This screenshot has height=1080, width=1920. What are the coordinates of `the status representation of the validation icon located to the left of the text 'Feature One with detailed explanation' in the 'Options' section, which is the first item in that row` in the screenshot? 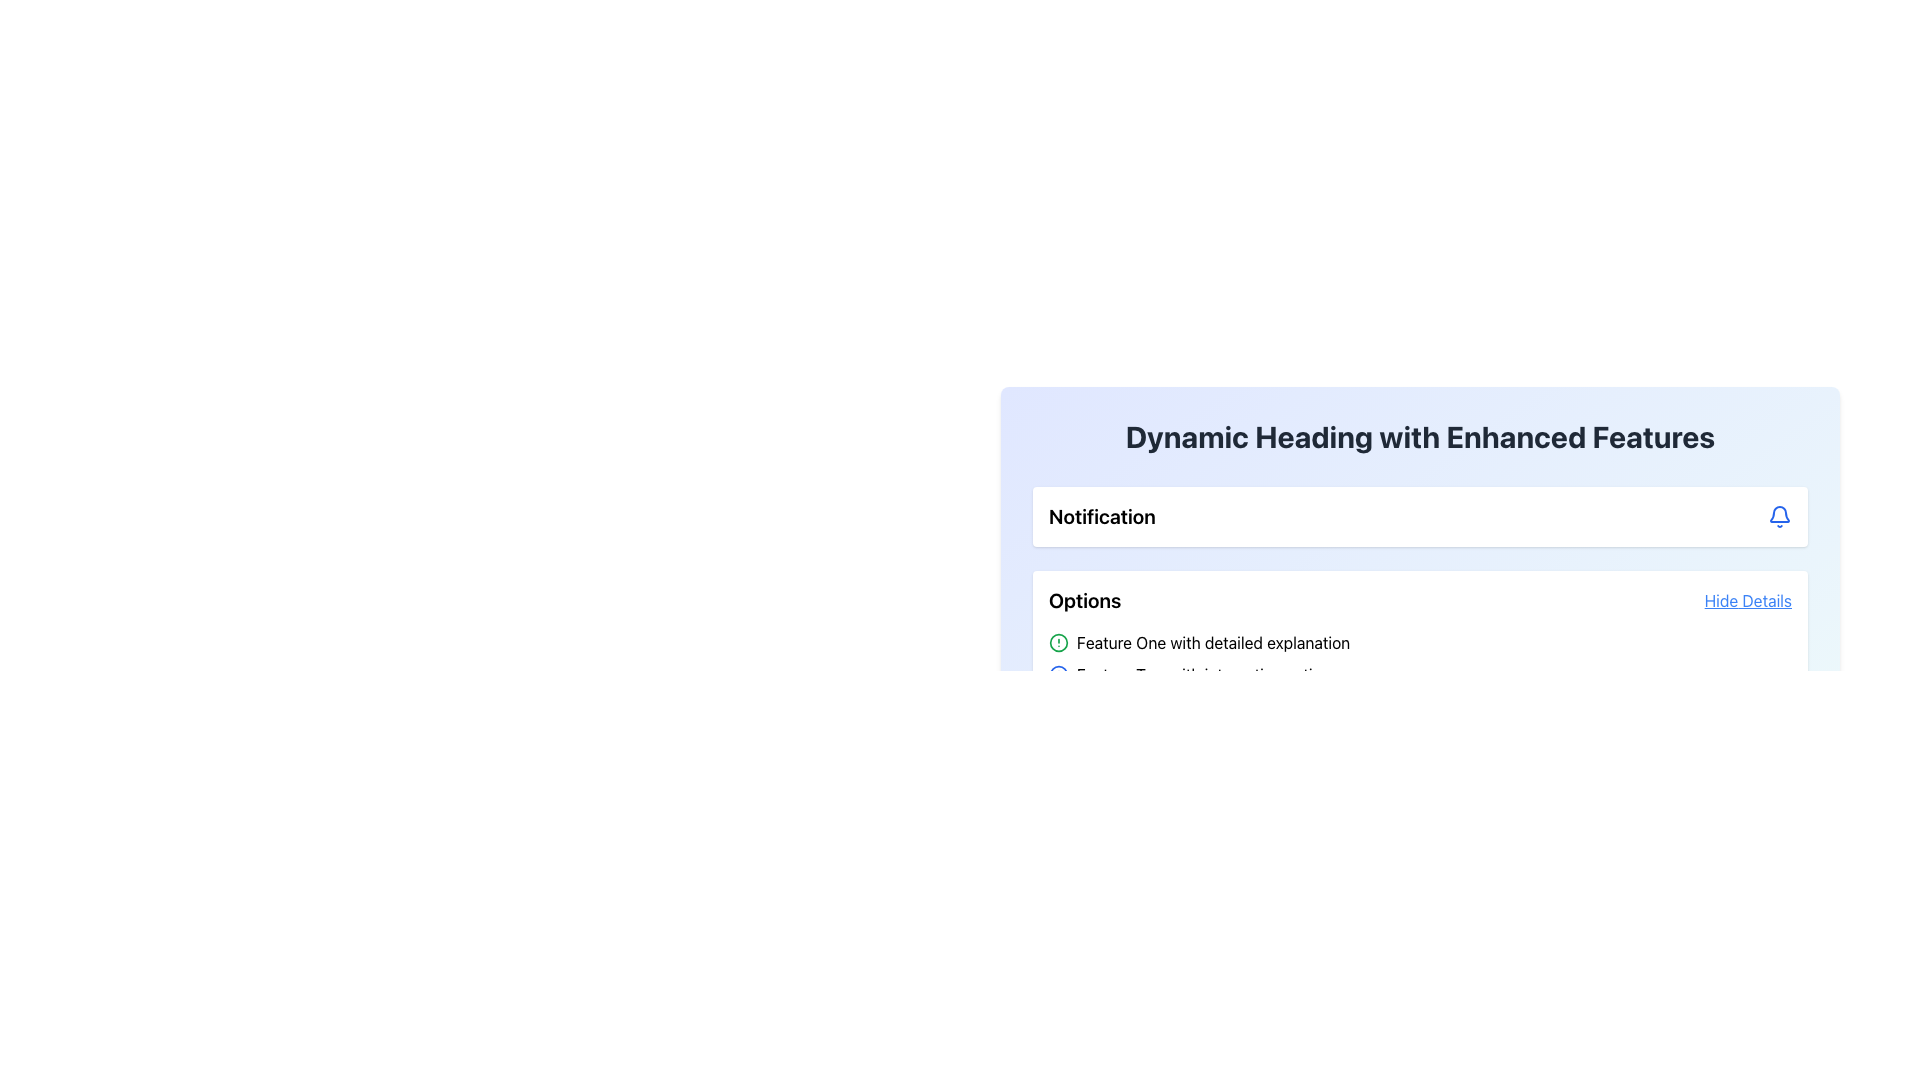 It's located at (1058, 643).